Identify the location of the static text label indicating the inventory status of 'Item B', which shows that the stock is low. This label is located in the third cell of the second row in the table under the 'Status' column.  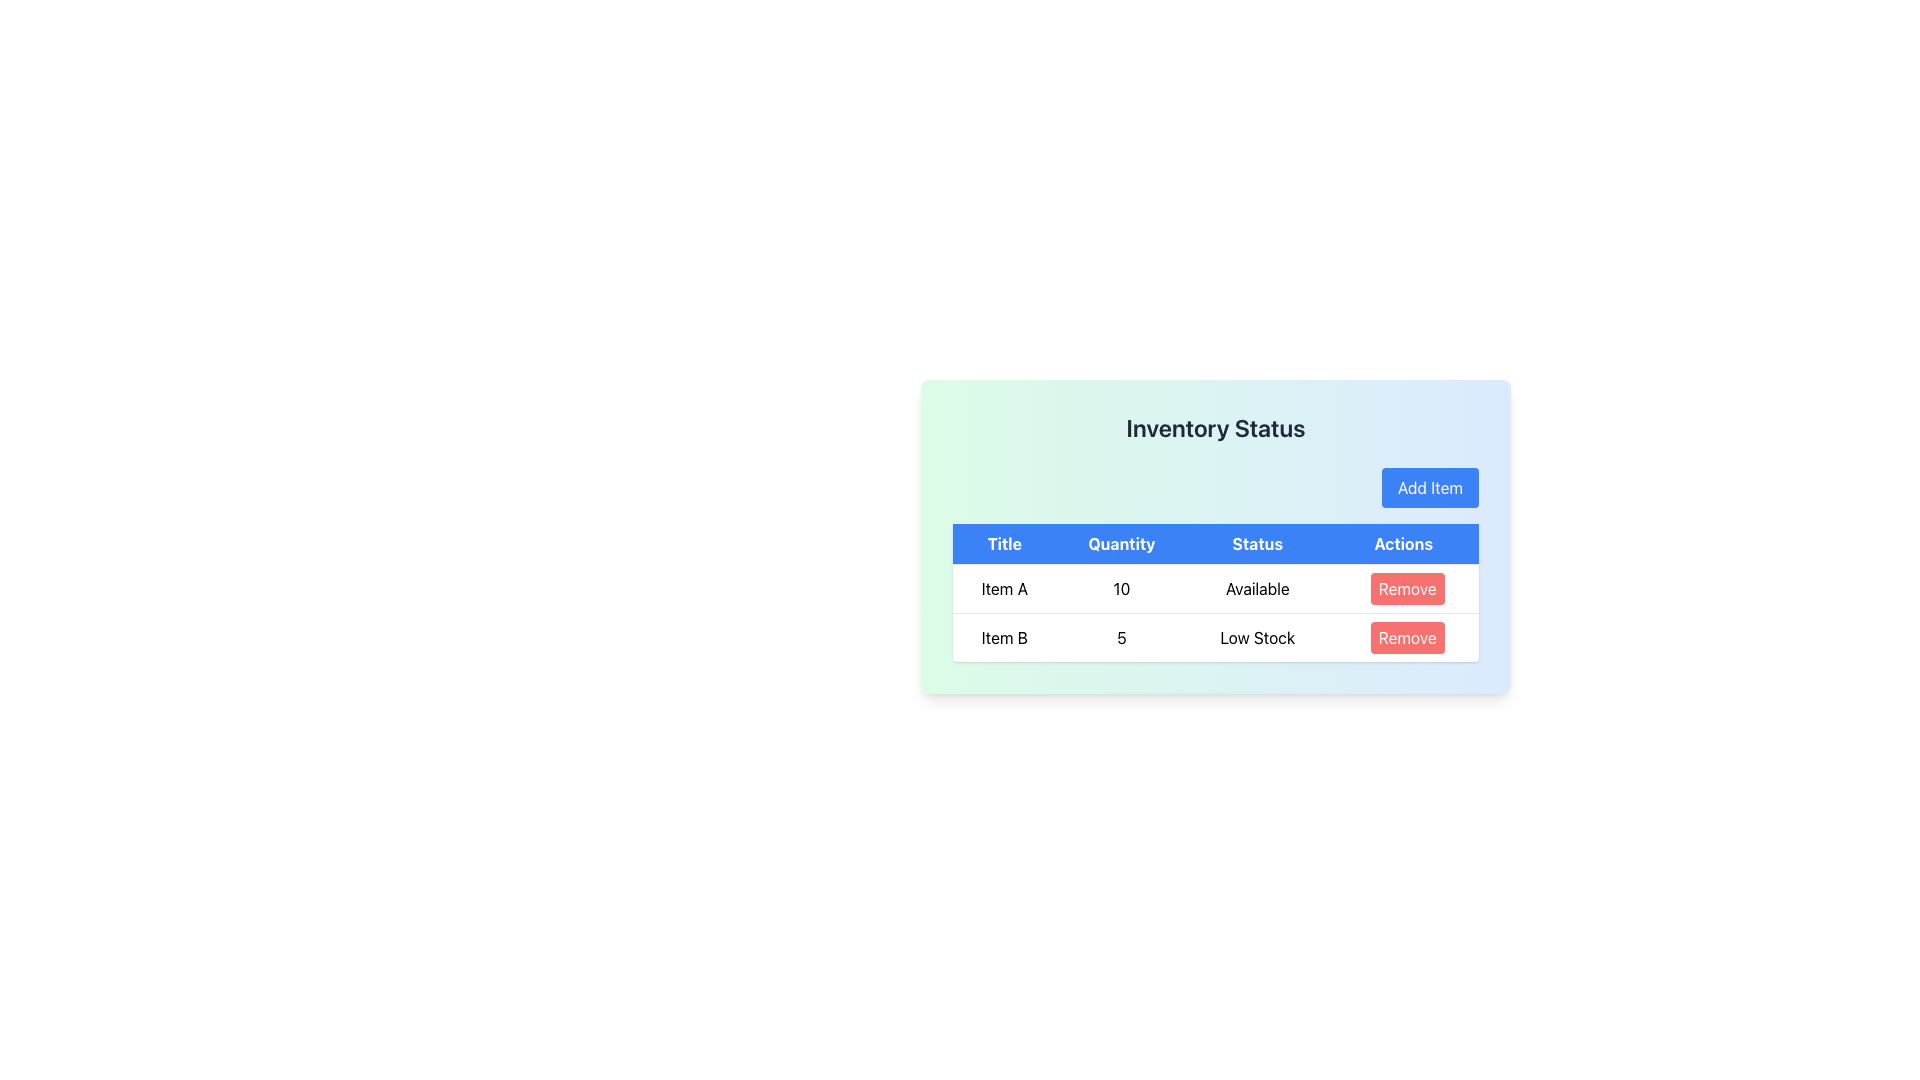
(1256, 637).